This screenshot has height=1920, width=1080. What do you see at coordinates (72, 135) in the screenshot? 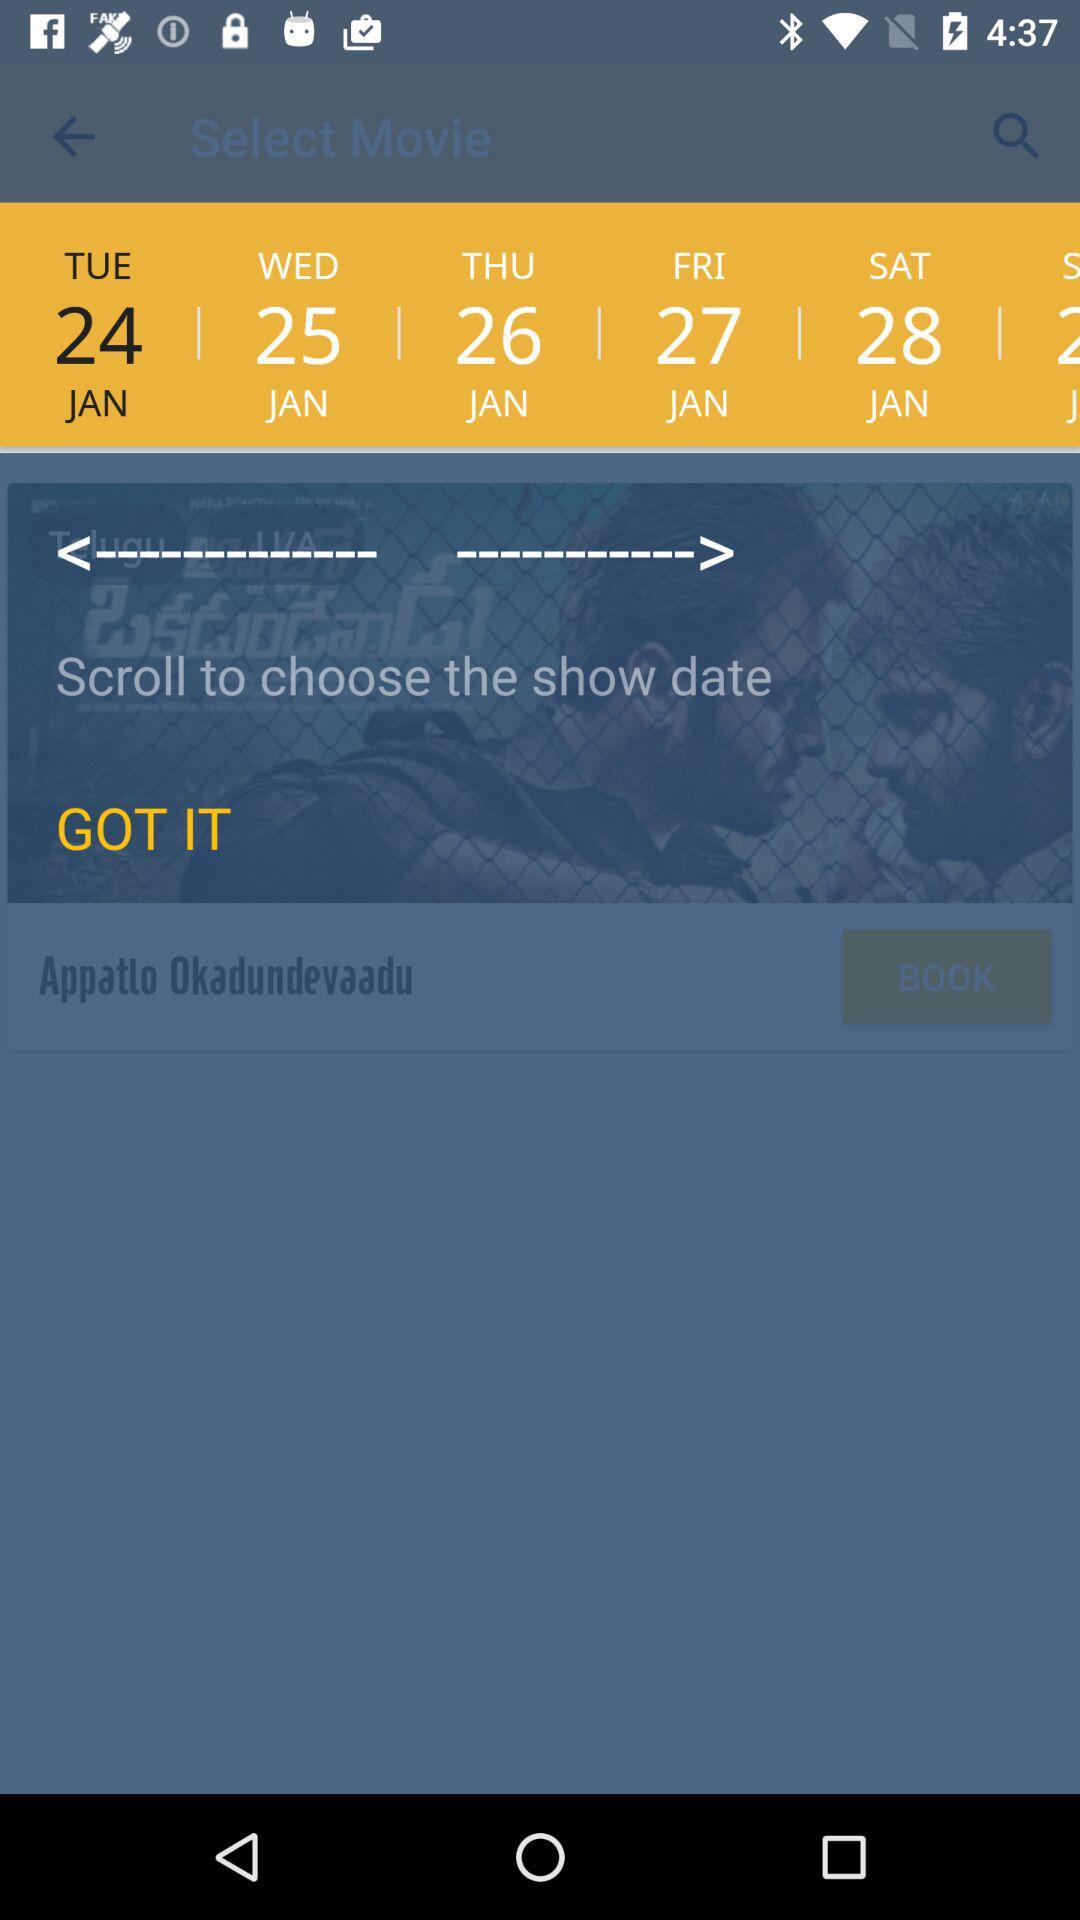
I see `the app next to select movie icon` at bounding box center [72, 135].